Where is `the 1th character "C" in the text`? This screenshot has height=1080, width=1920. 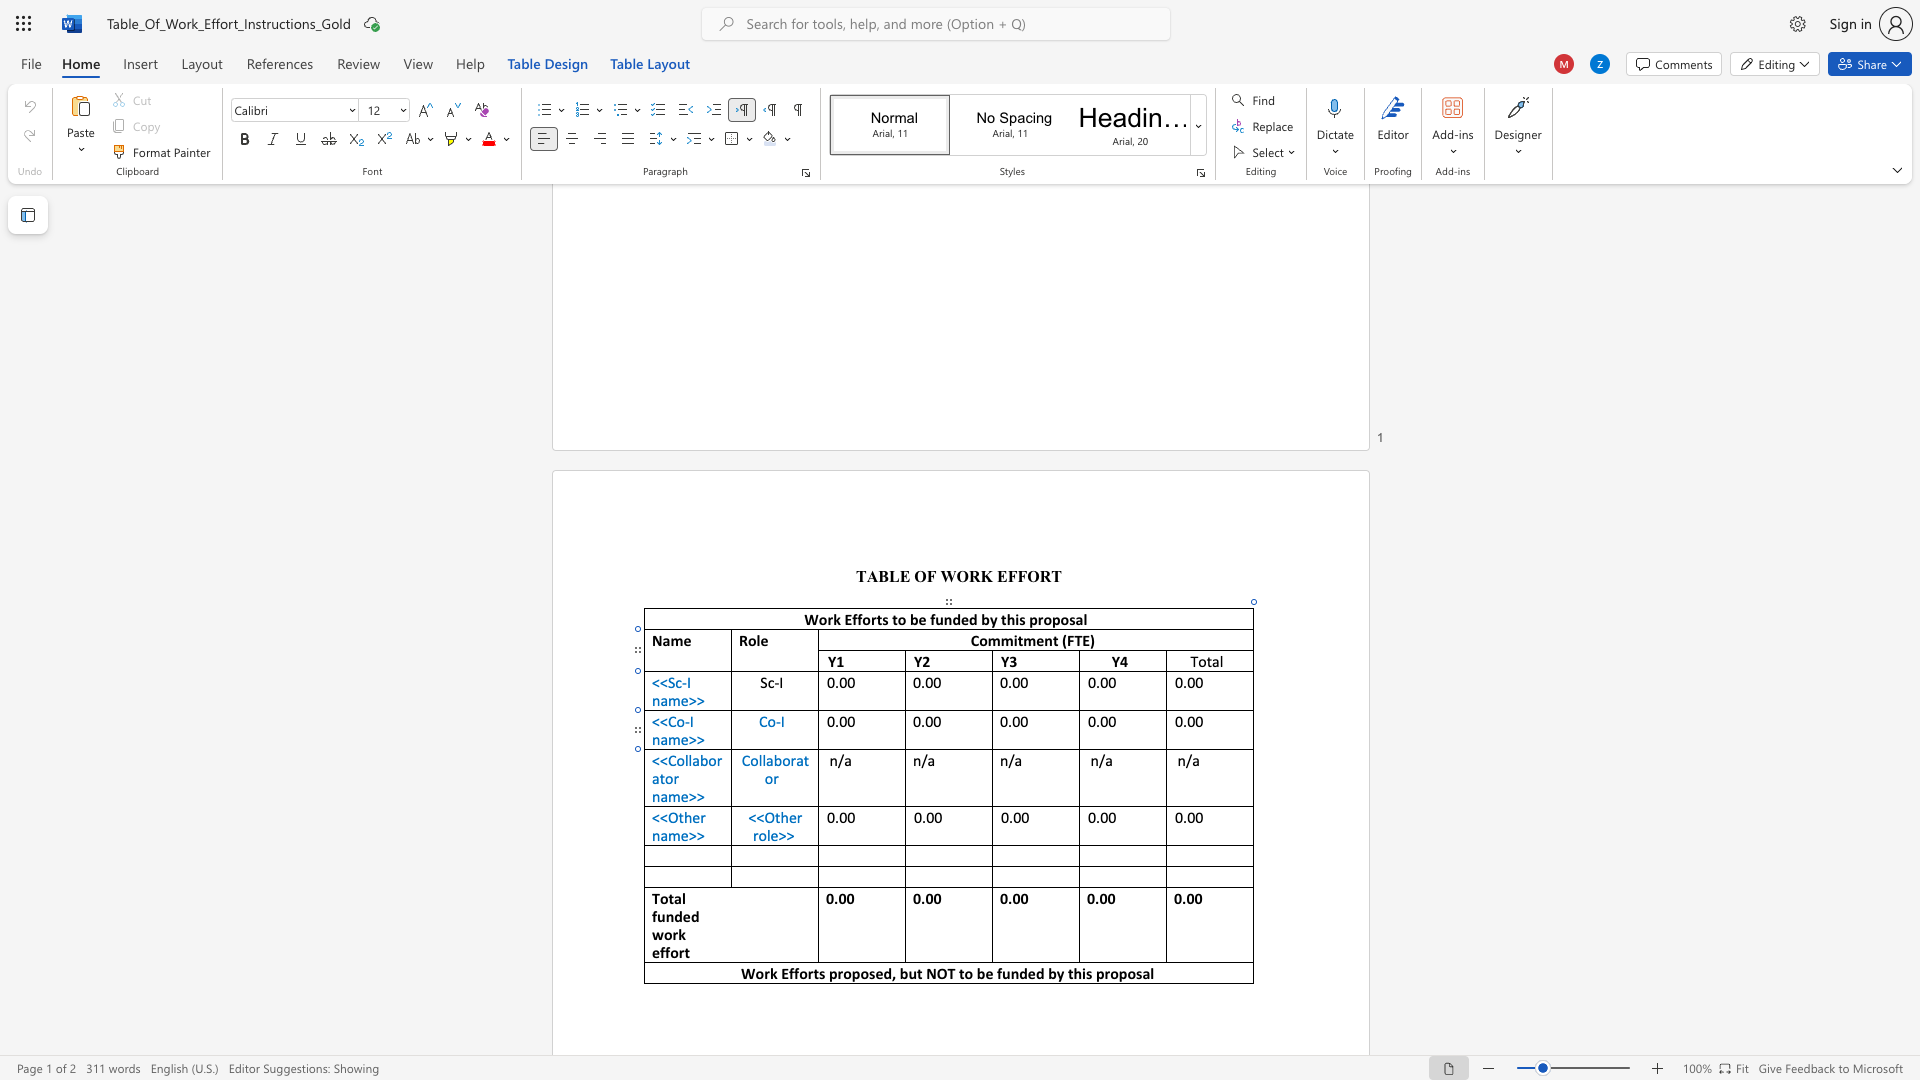
the 1th character "C" in the text is located at coordinates (745, 760).